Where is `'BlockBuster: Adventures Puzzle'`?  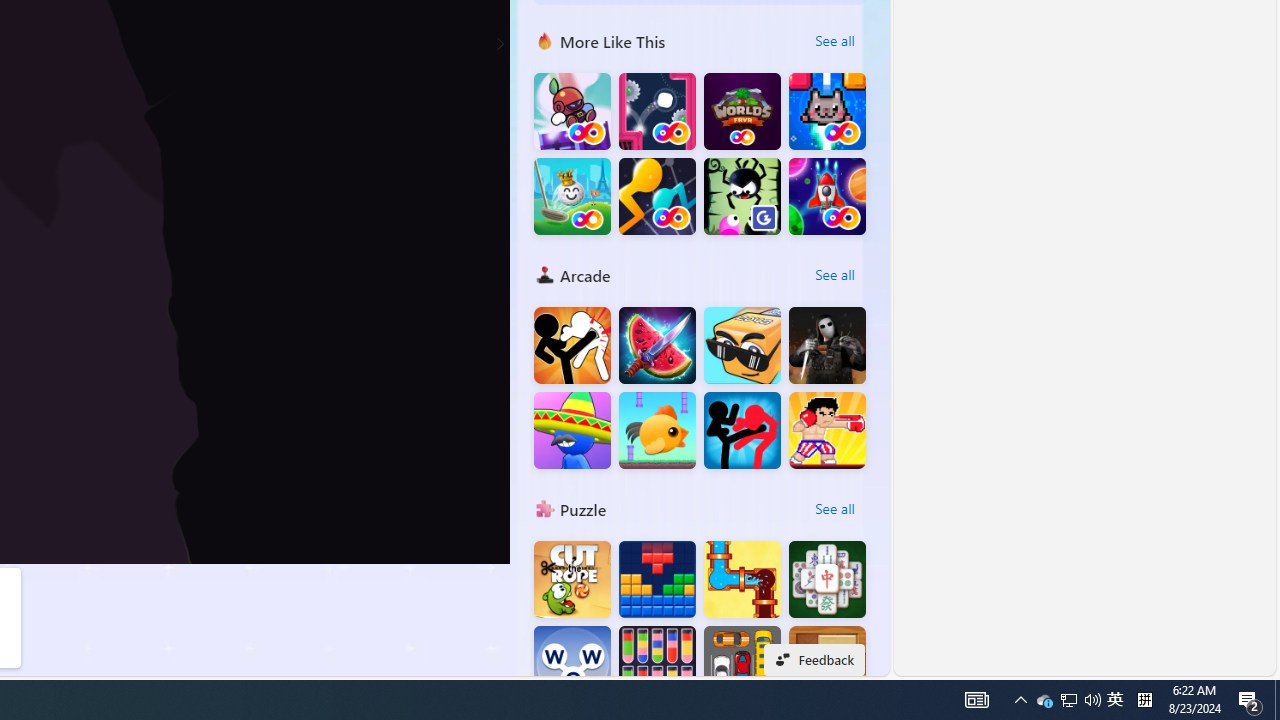 'BlockBuster: Adventures Puzzle' is located at coordinates (657, 579).